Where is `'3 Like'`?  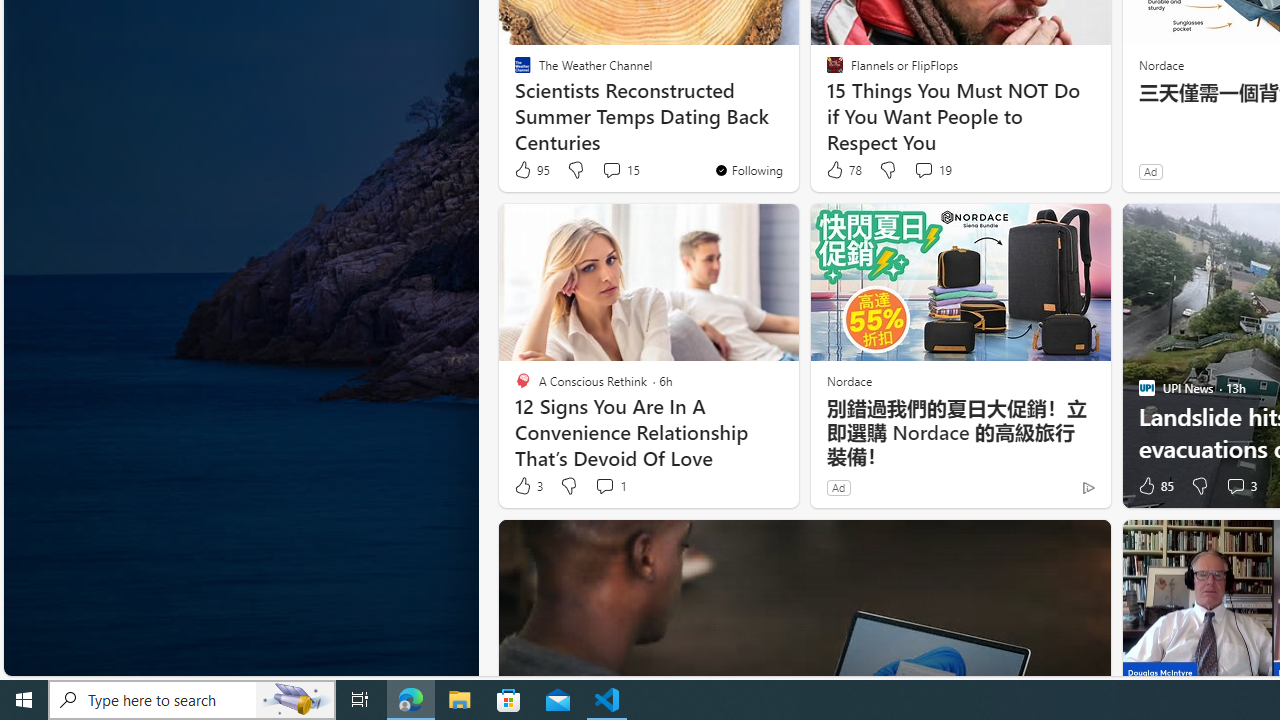
'3 Like' is located at coordinates (527, 486).